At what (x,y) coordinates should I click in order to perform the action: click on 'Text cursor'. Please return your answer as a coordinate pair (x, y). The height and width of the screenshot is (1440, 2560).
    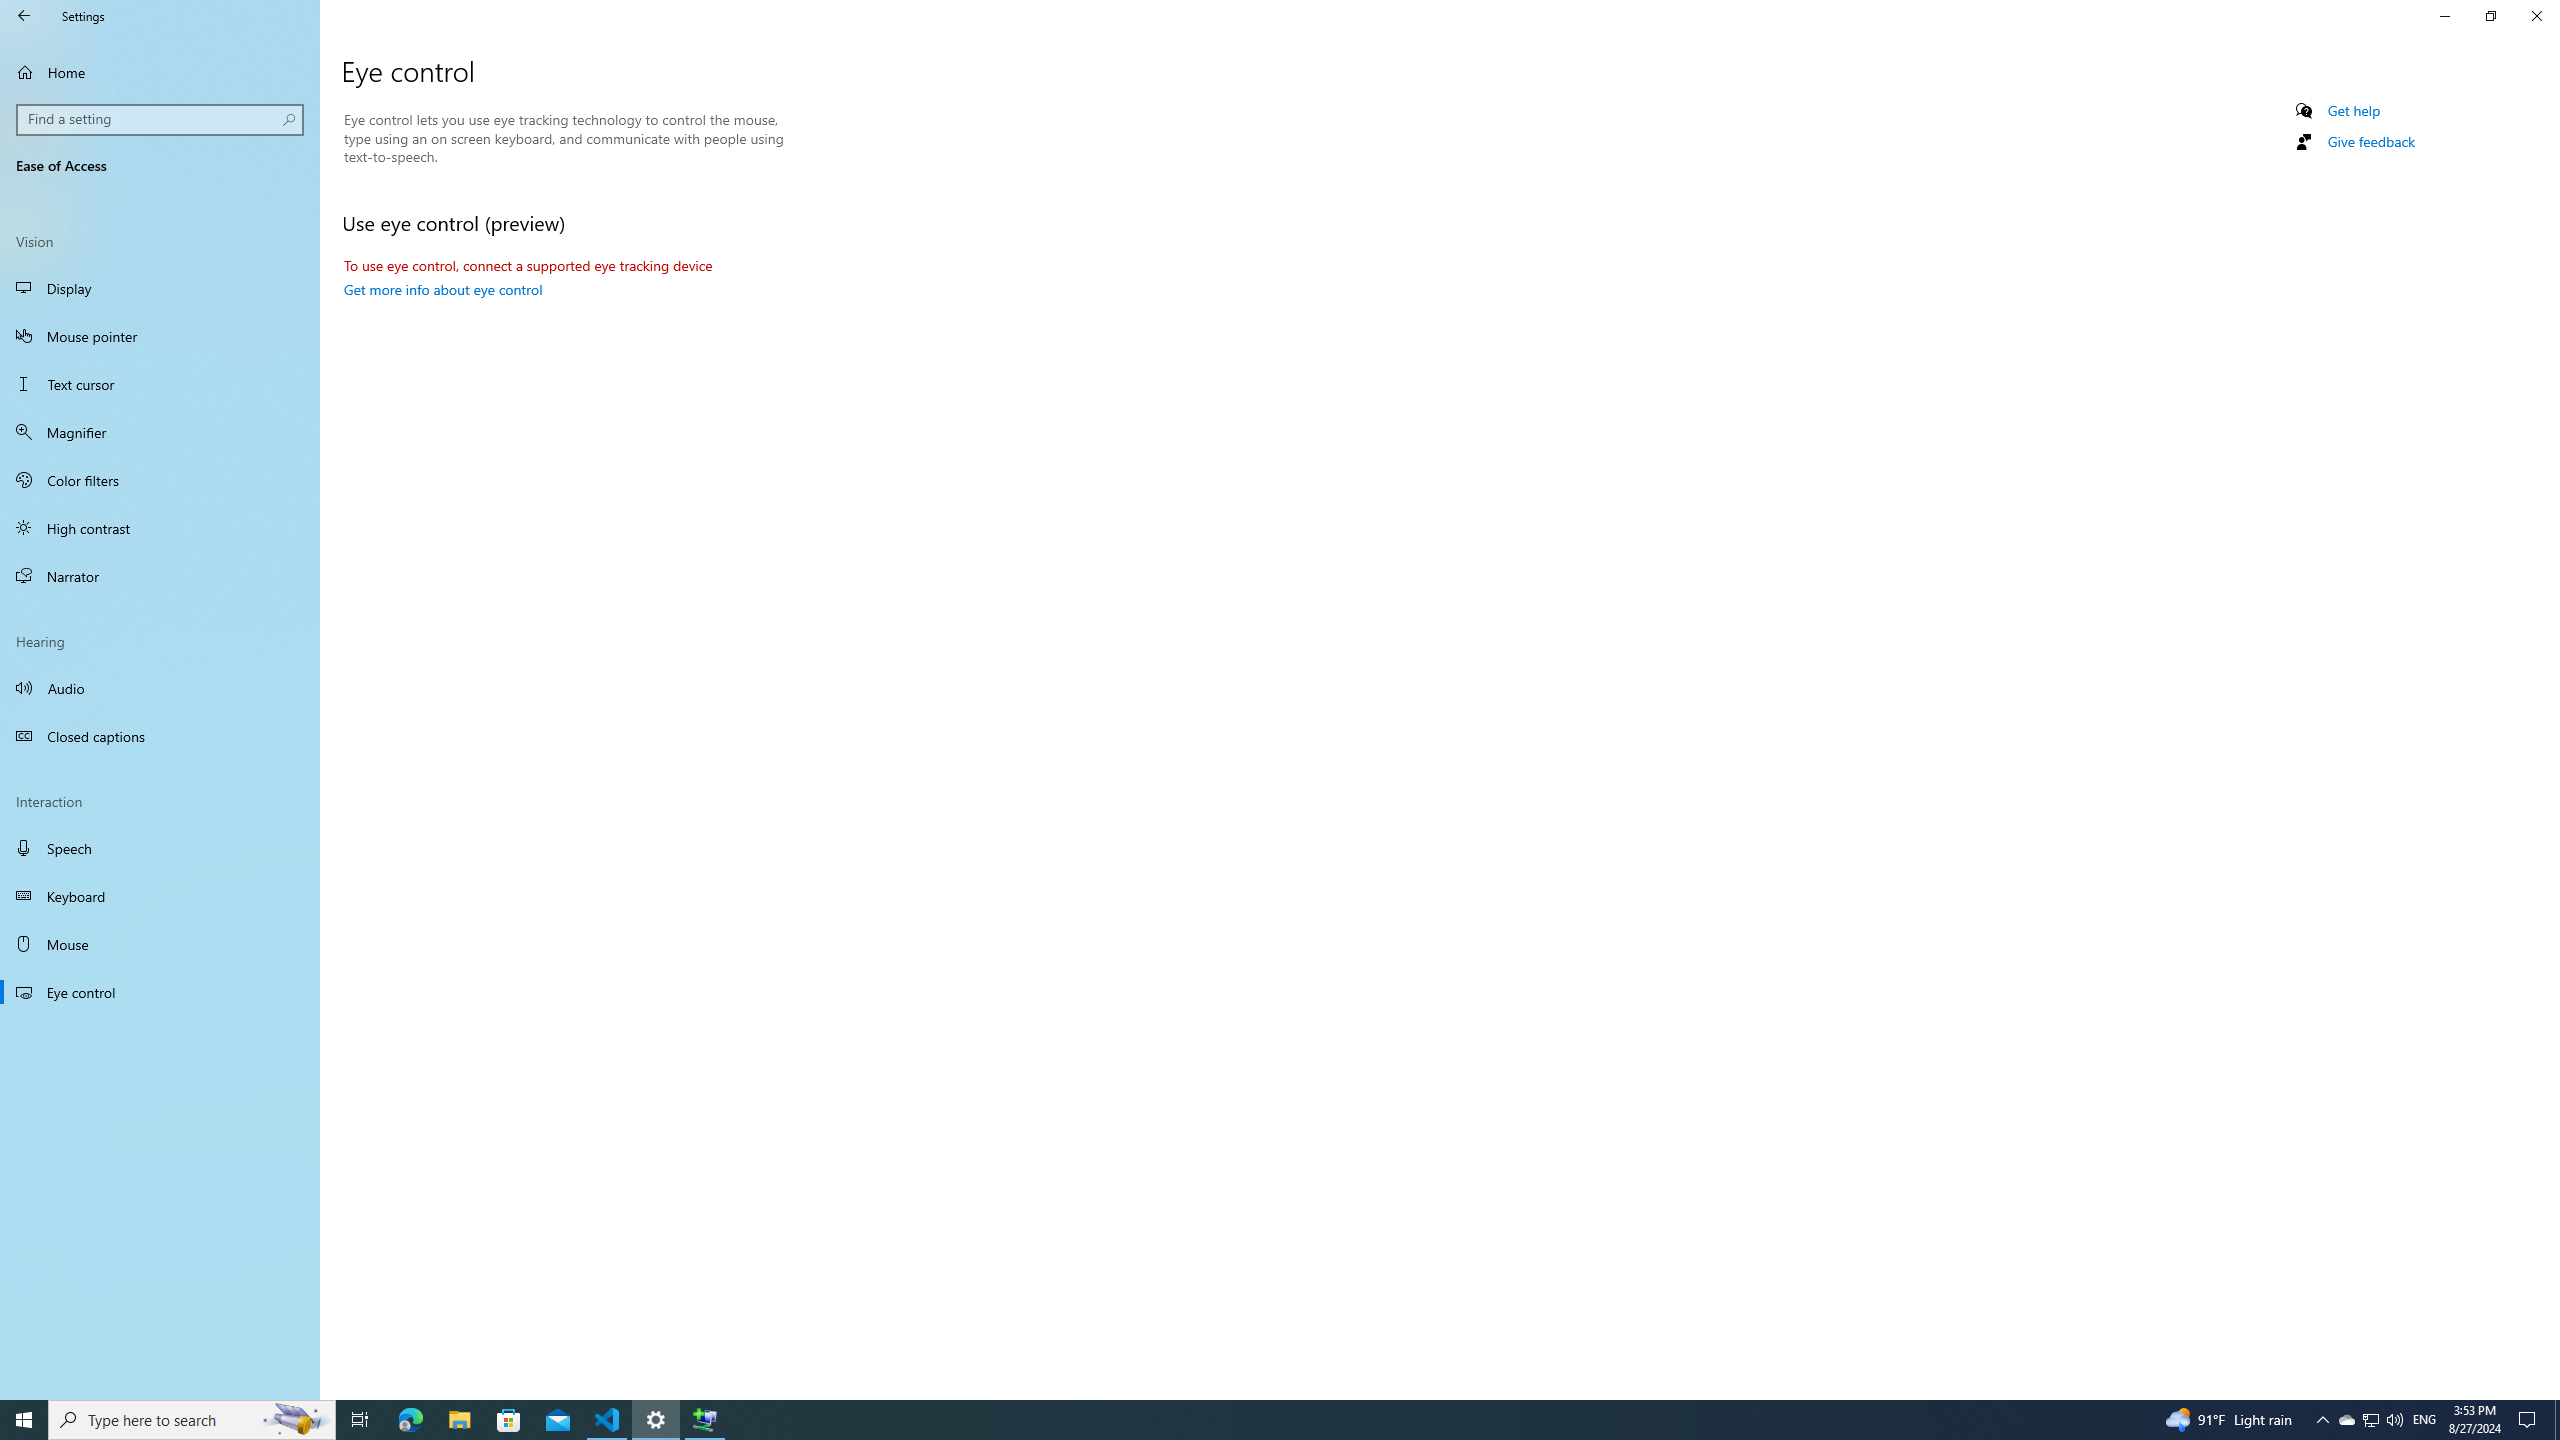
    Looking at the image, I should click on (159, 382).